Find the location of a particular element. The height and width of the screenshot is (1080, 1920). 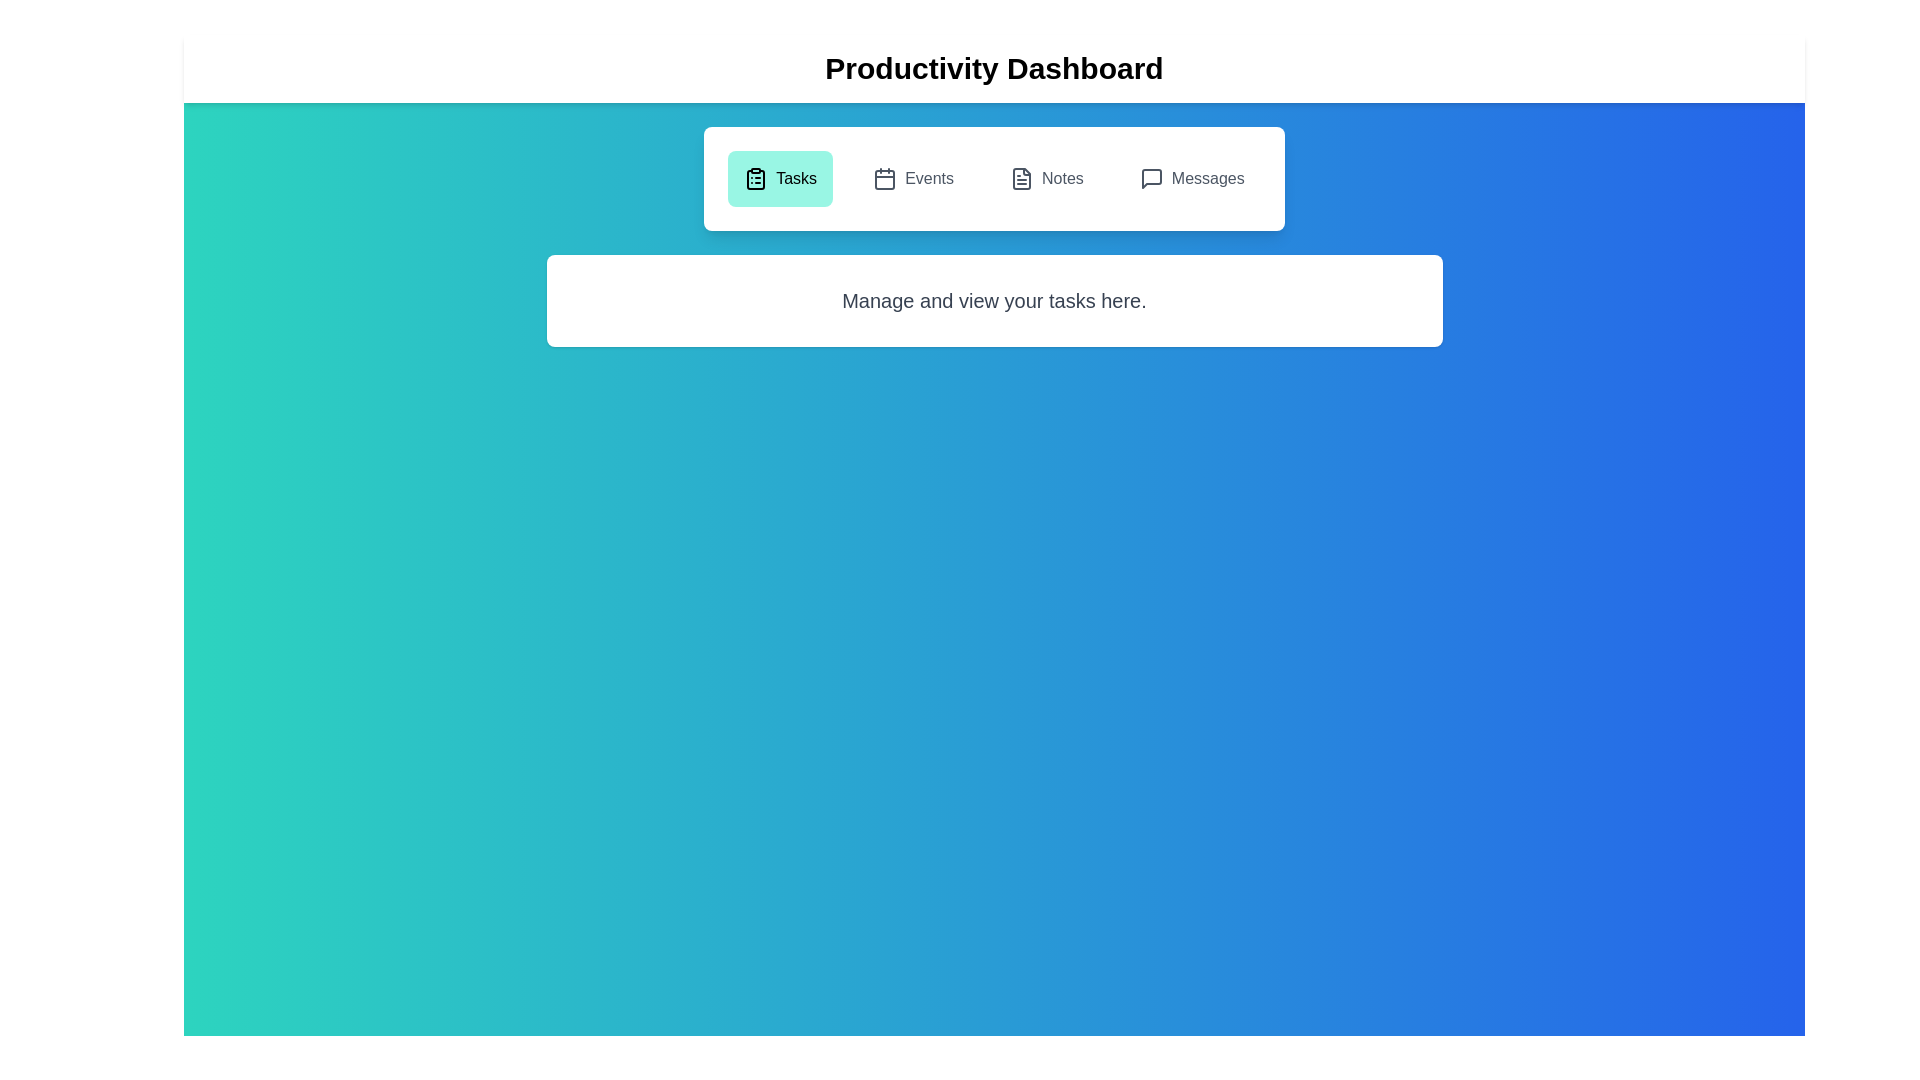

the Messages tab is located at coordinates (1191, 177).